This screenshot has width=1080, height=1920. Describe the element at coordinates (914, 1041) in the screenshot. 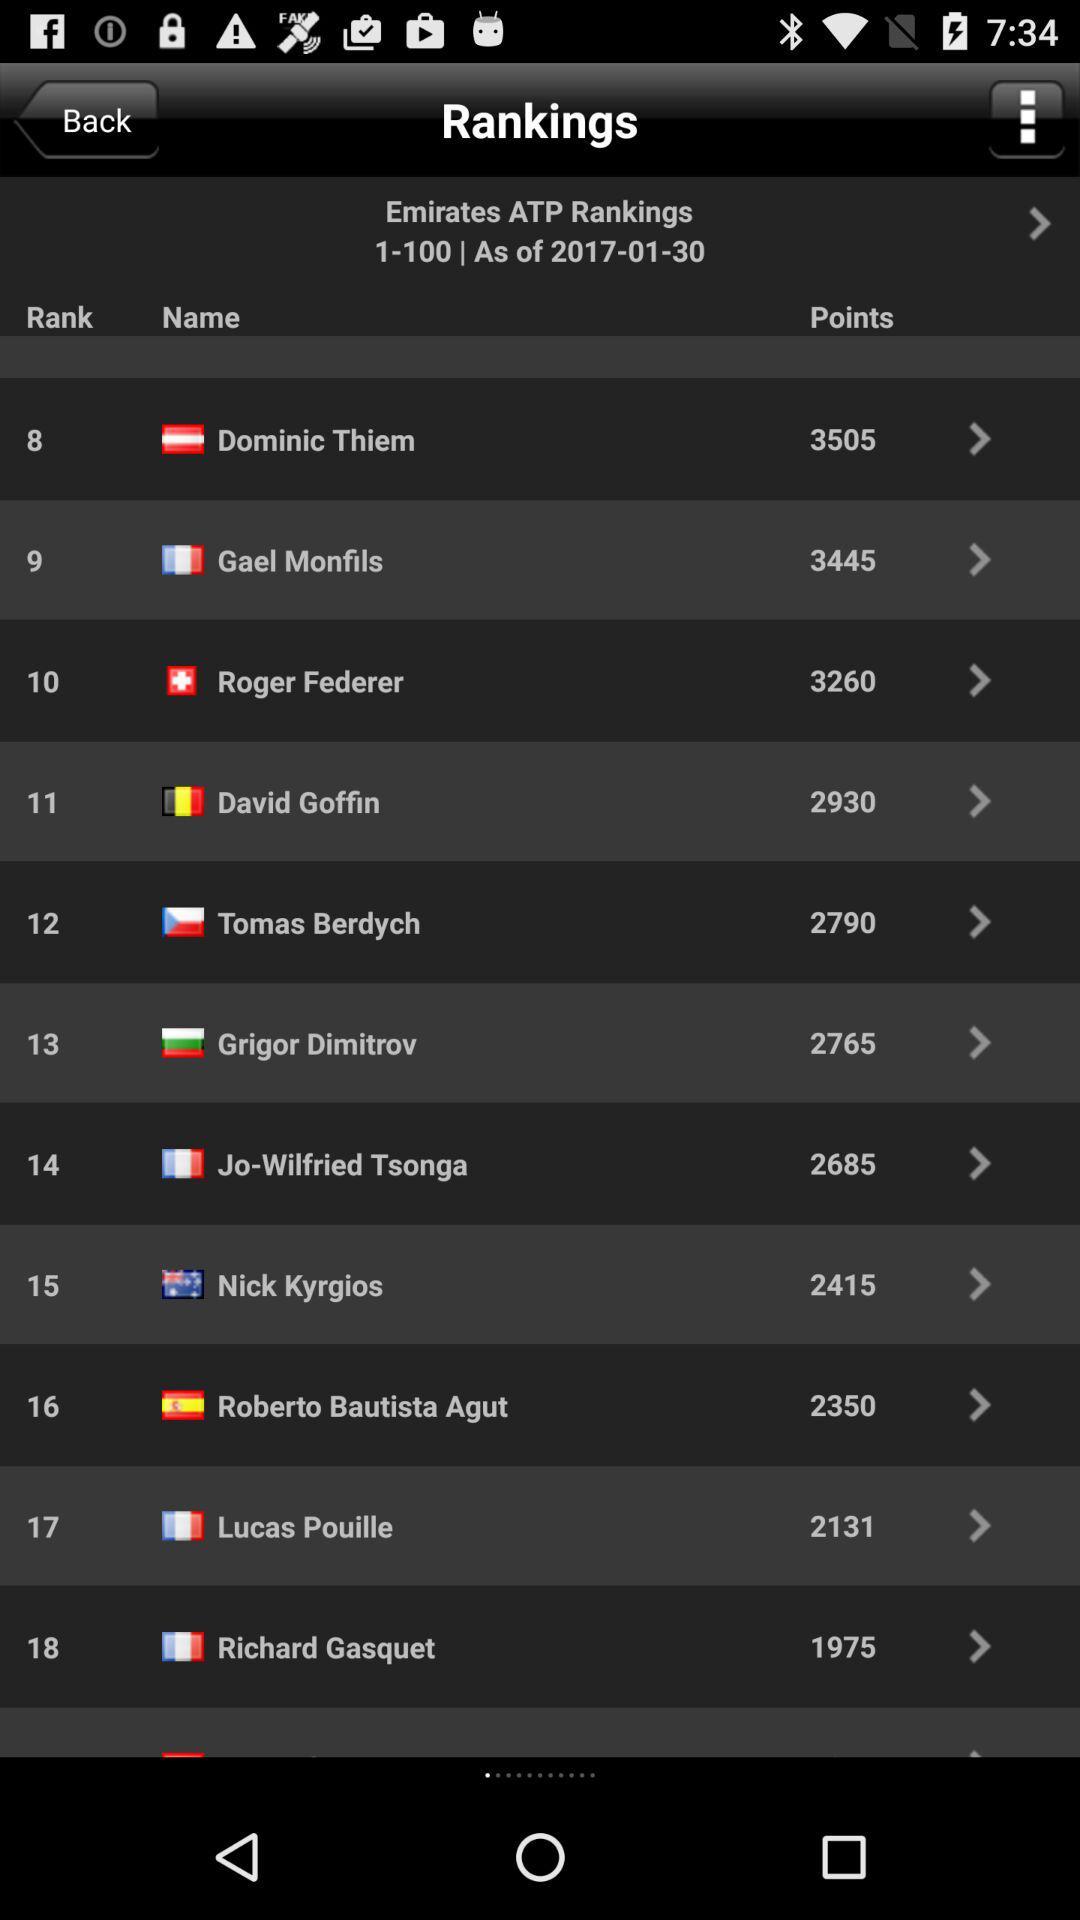

I see `the item next to grigor dimitrov item` at that location.